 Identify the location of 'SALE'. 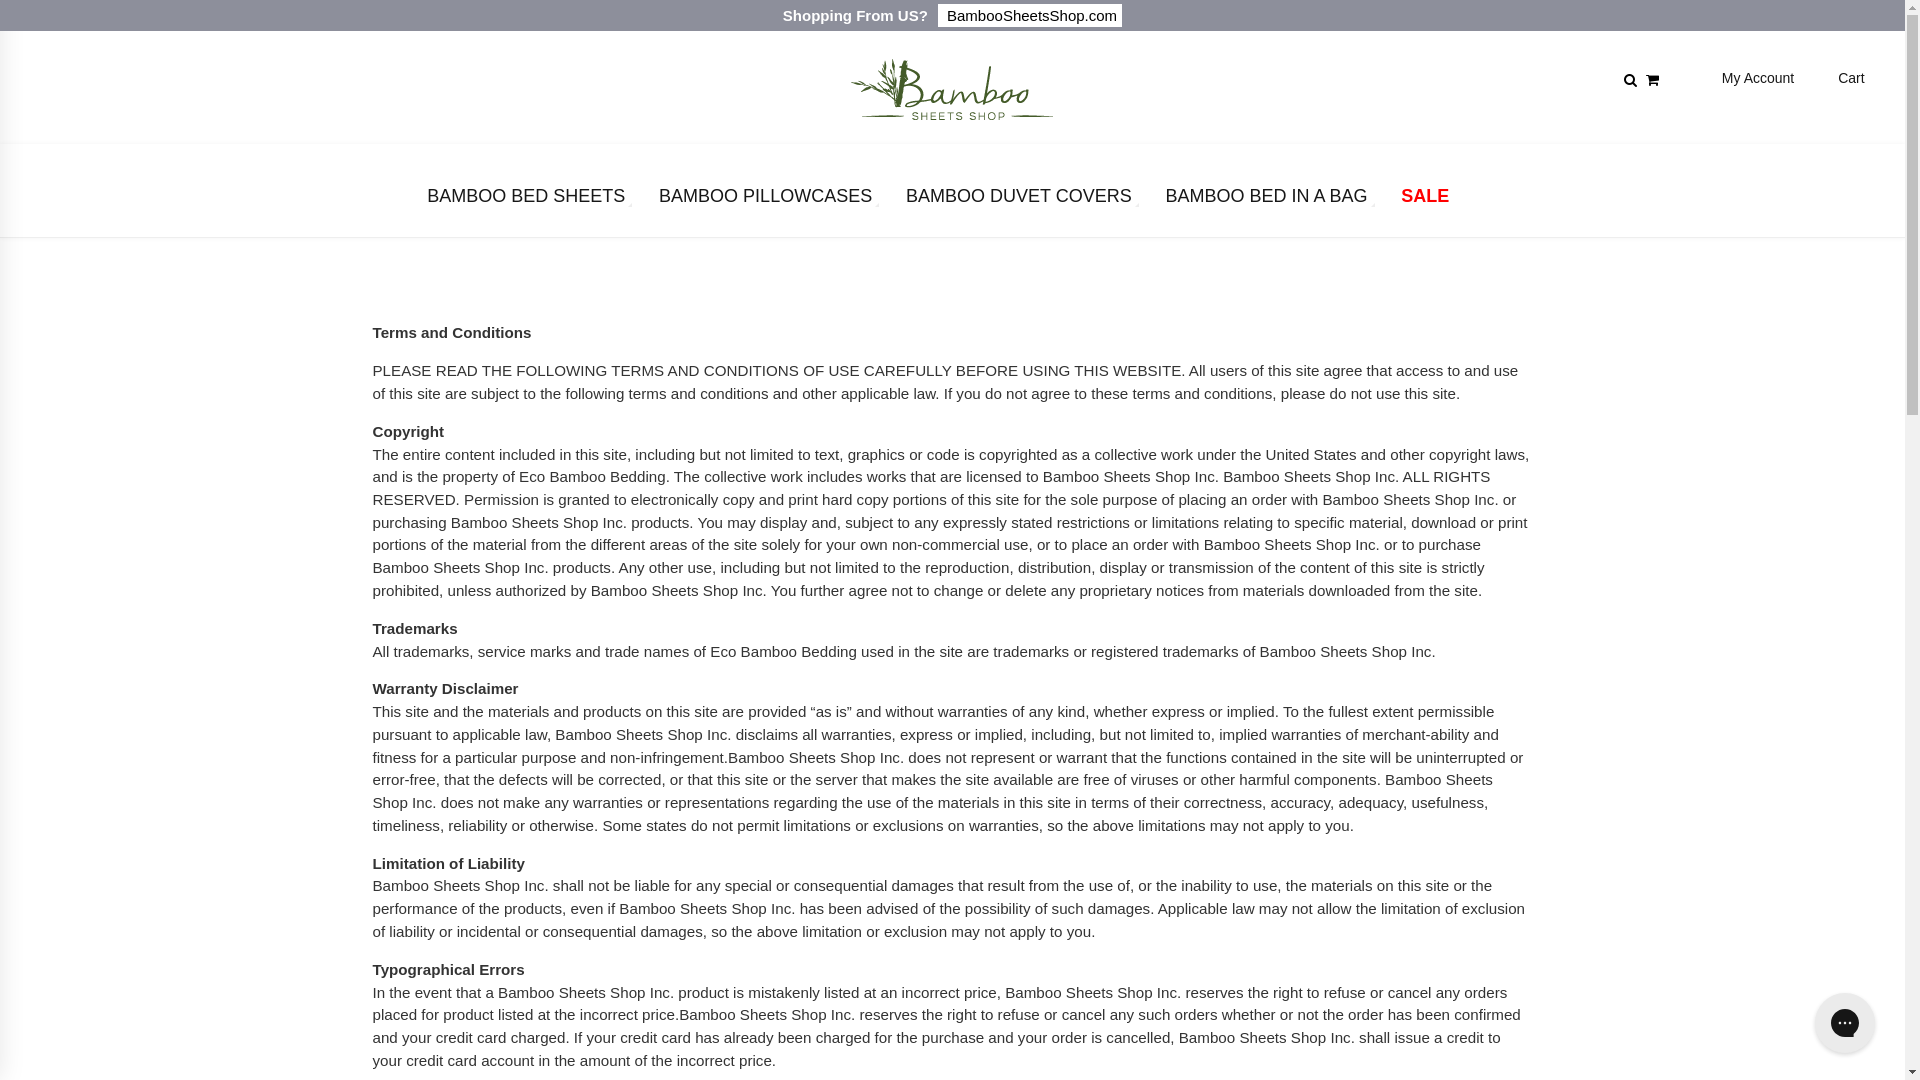
(1395, 200).